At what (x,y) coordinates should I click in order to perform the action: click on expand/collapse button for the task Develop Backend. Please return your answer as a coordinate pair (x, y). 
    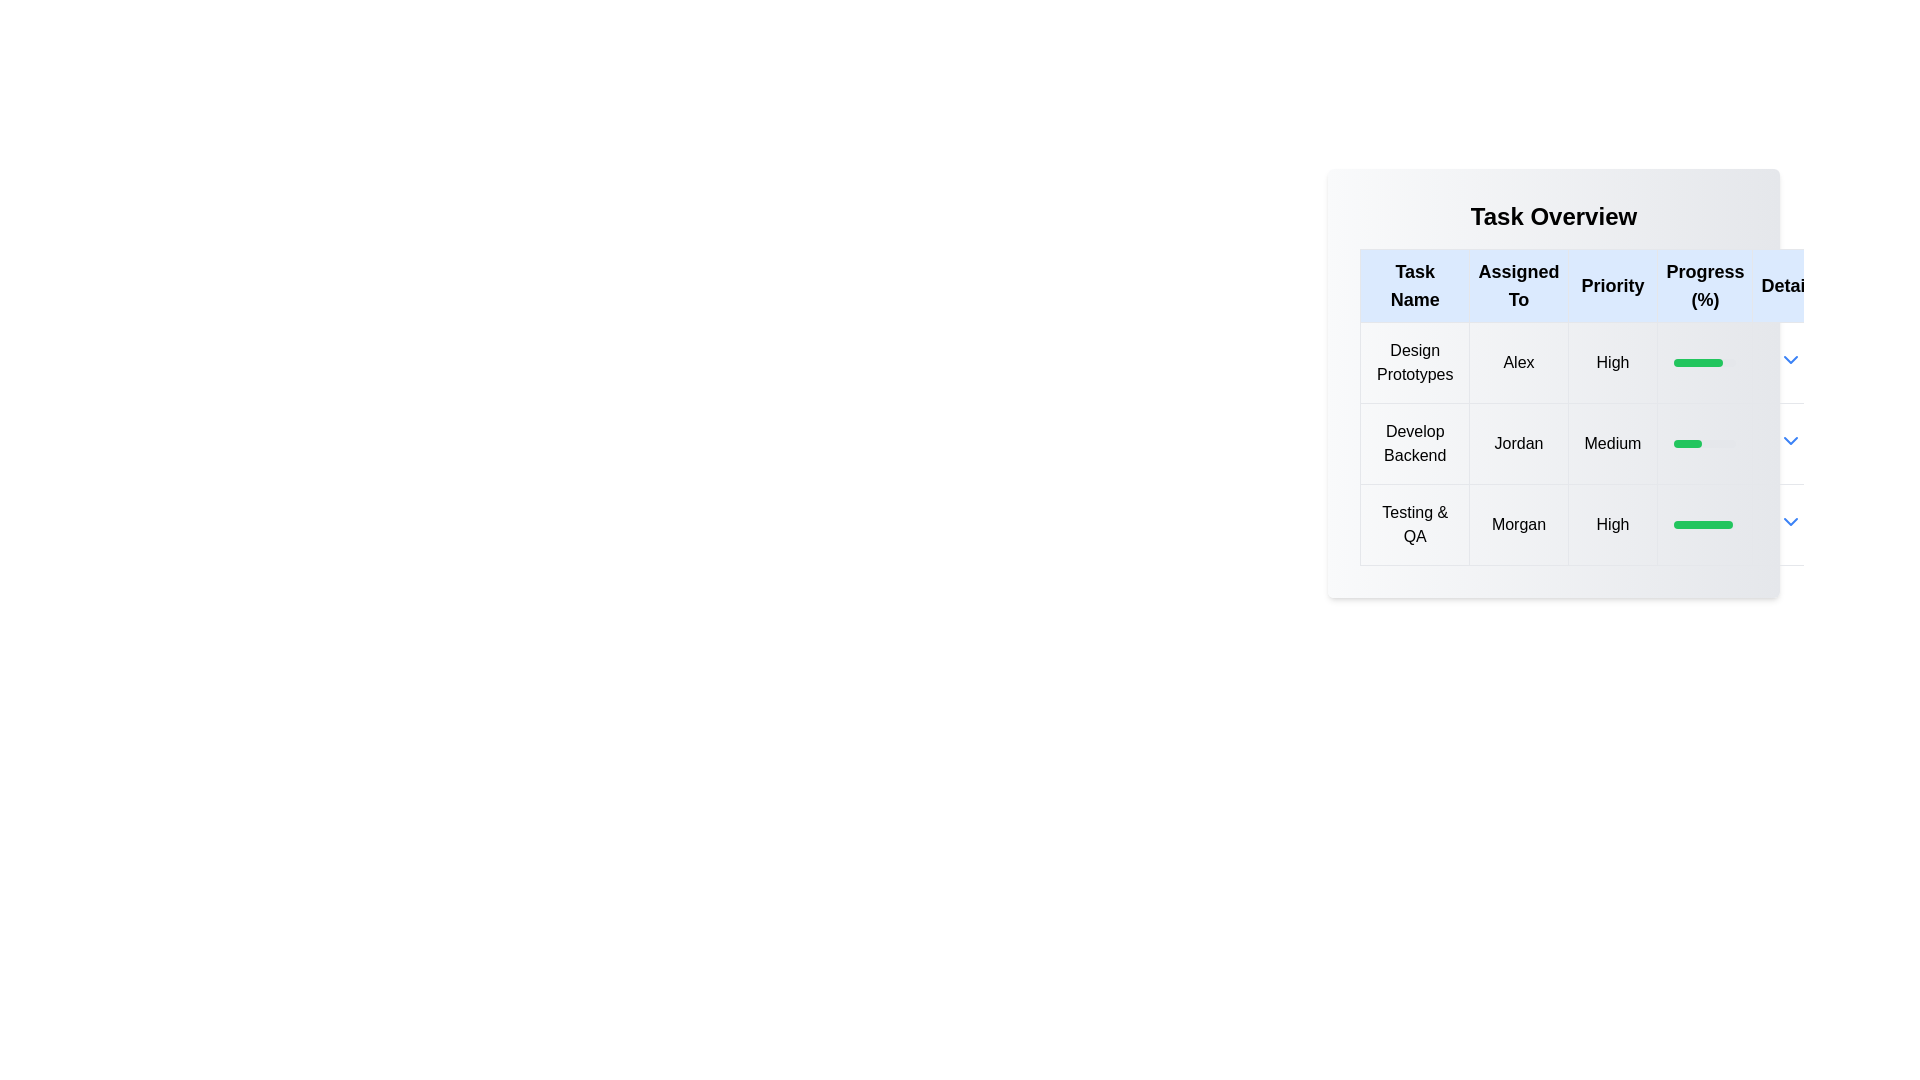
    Looking at the image, I should click on (1790, 439).